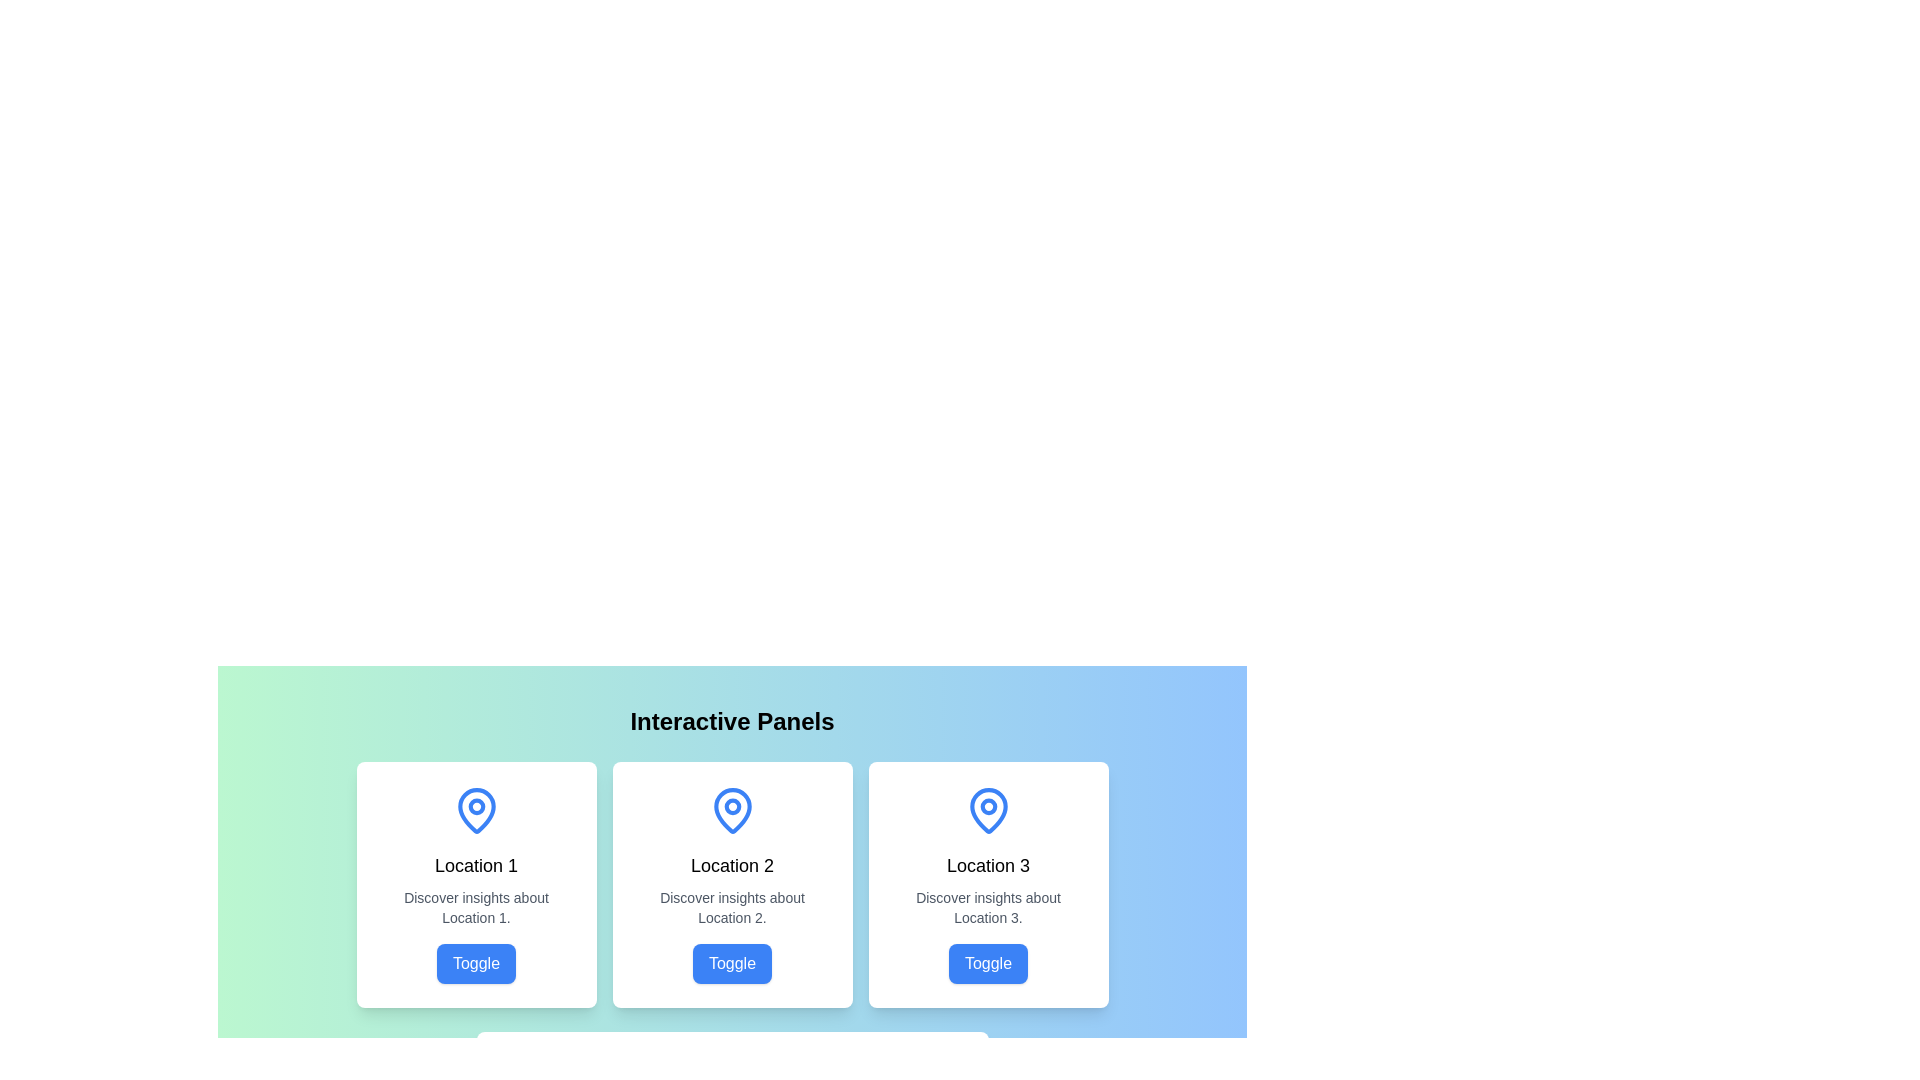 This screenshot has height=1080, width=1920. Describe the element at coordinates (475, 810) in the screenshot. I see `the visual appearance of the location icon positioned above the text 'Location 1' in the first interactive card` at that location.